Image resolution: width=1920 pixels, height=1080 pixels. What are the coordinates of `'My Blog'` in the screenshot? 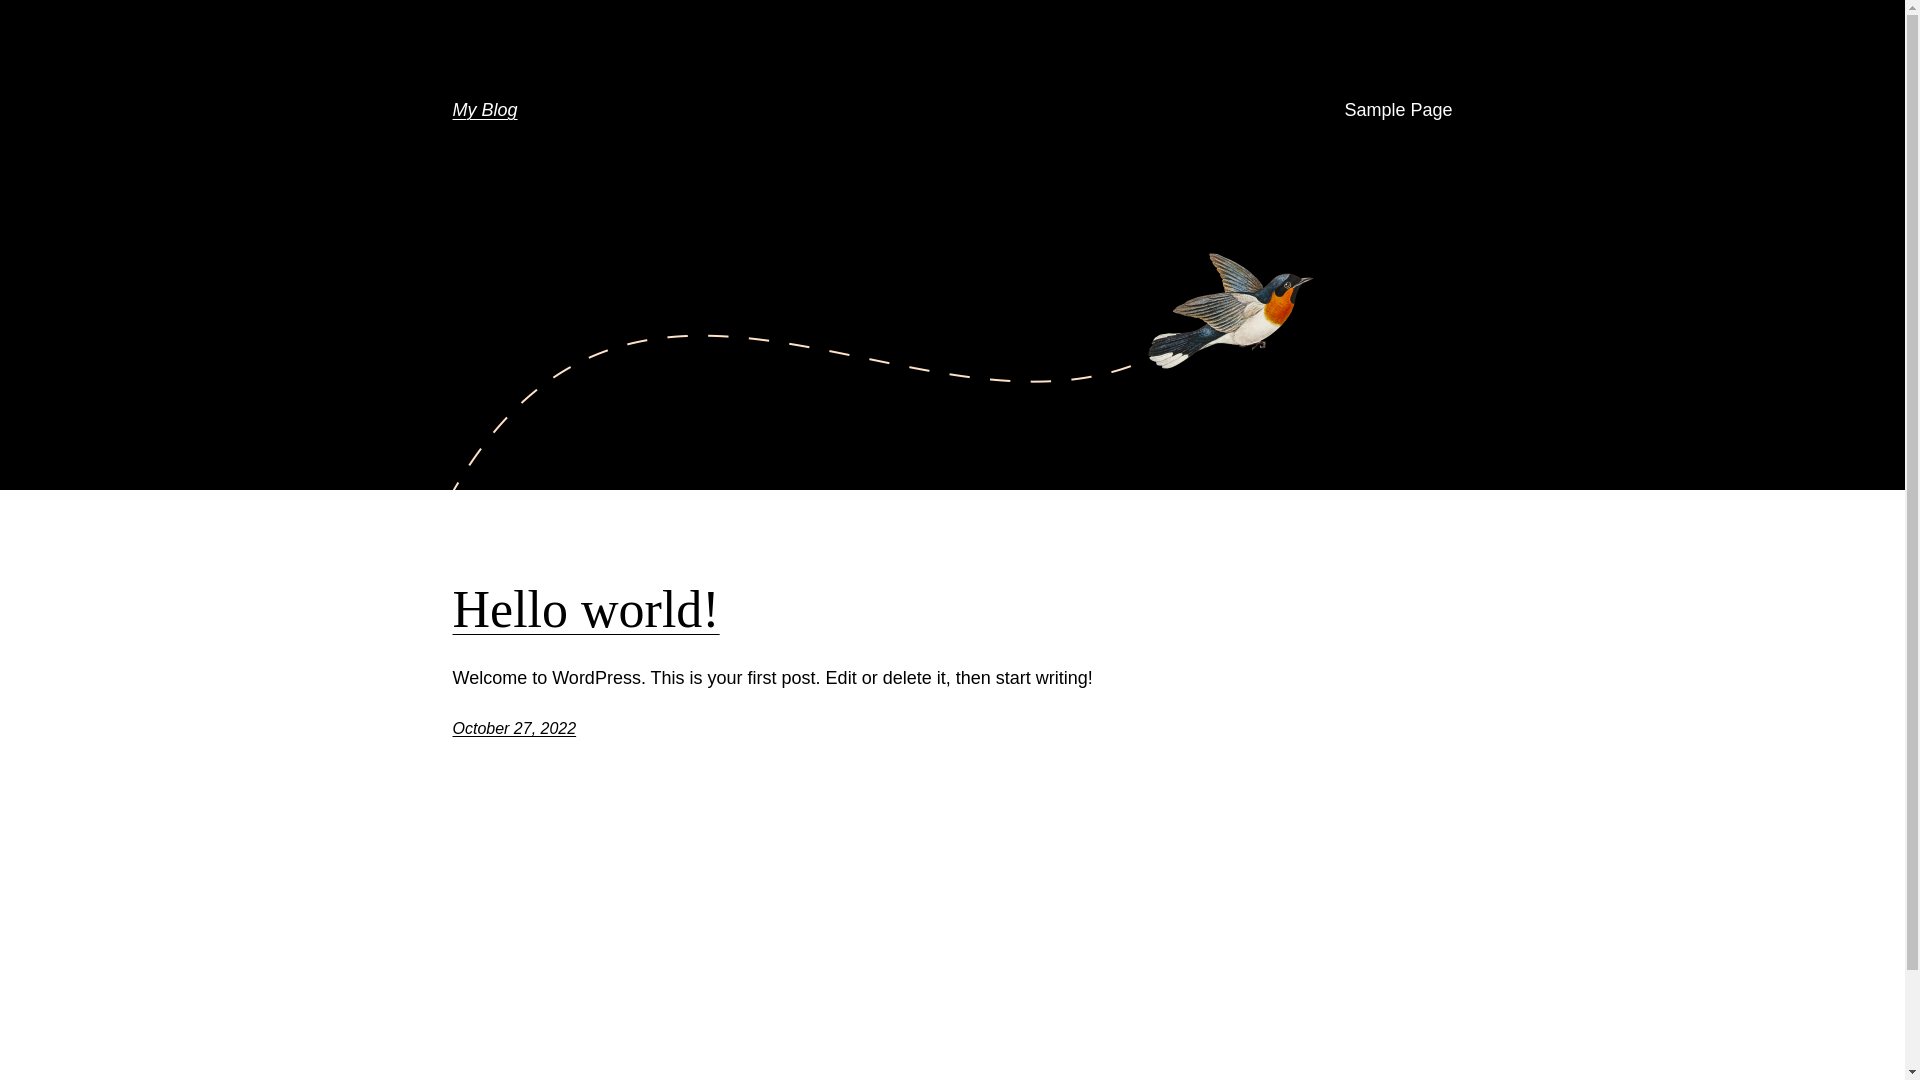 It's located at (484, 110).